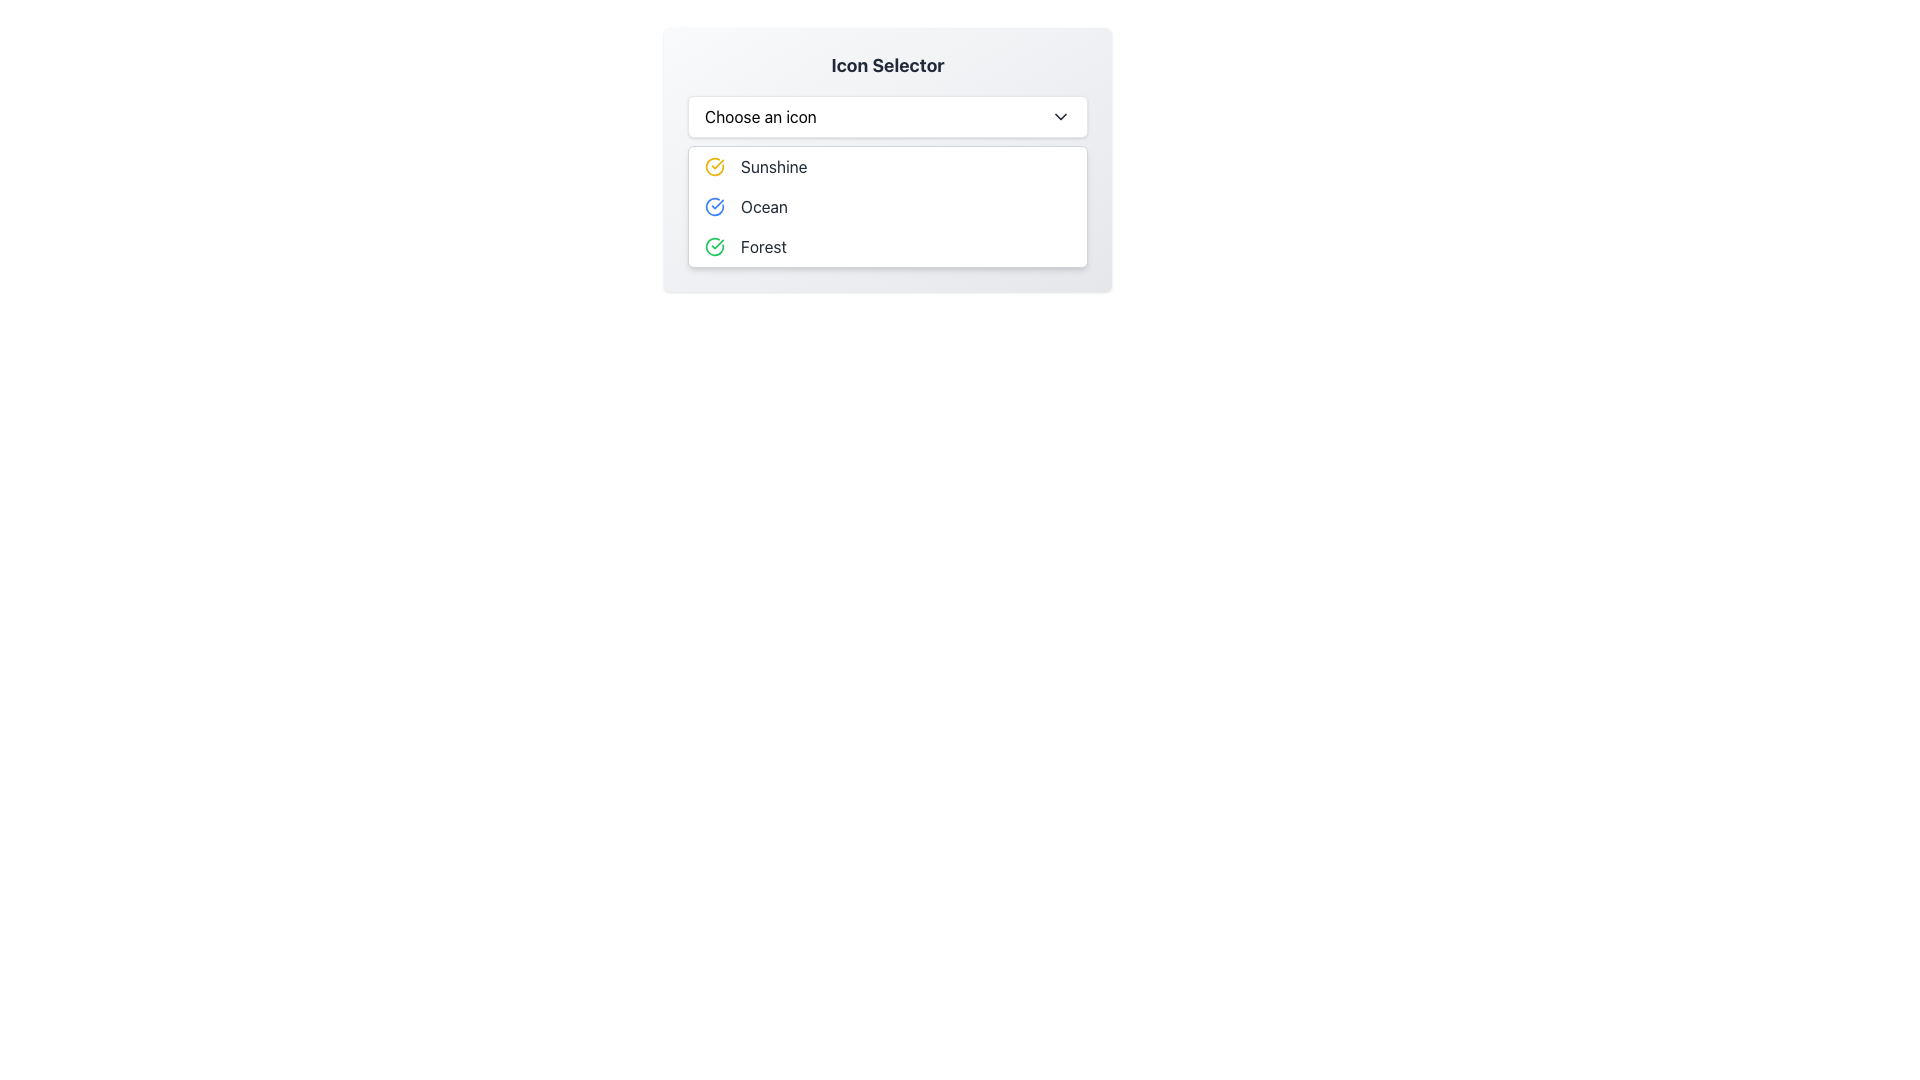 Image resolution: width=1920 pixels, height=1080 pixels. What do you see at coordinates (887, 245) in the screenshot?
I see `the third option labeled 'Forest' in the dropdown list` at bounding box center [887, 245].